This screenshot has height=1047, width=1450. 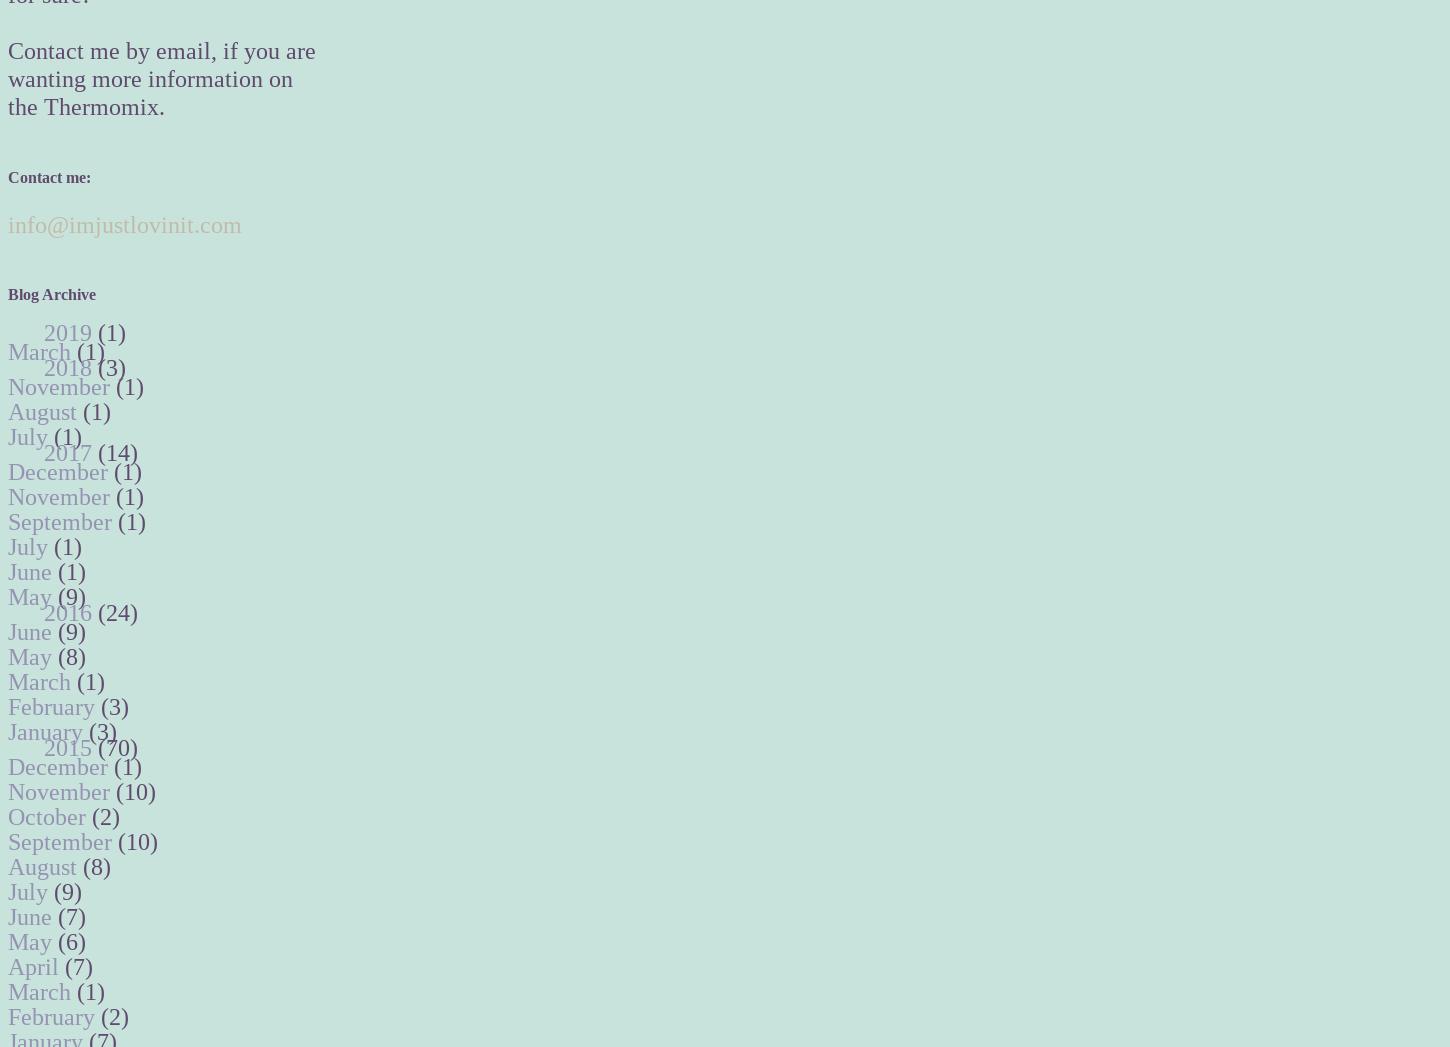 I want to click on 'info@imjustlovinit.com', so click(x=123, y=223).